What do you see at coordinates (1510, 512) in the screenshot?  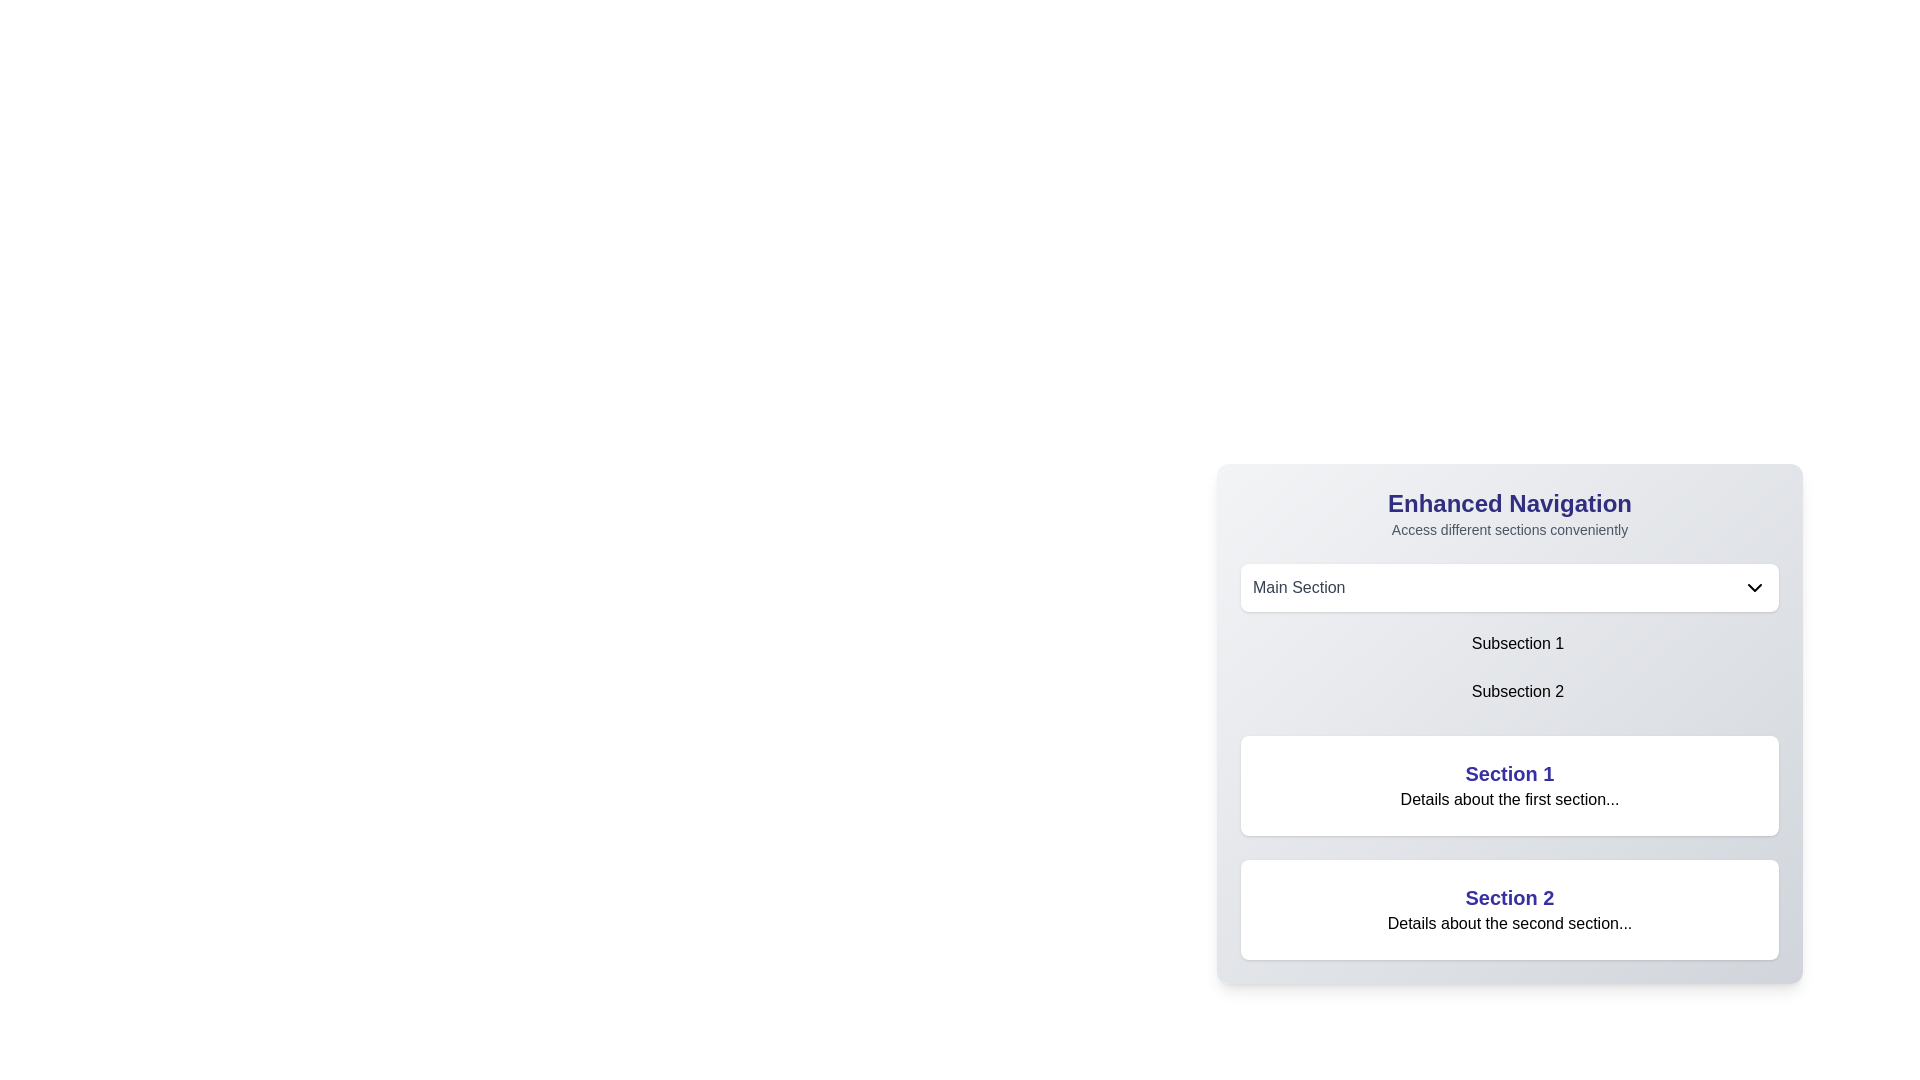 I see `the header text element that serves as a title for the section, positioned above the 'Main Section' dropdown menu` at bounding box center [1510, 512].